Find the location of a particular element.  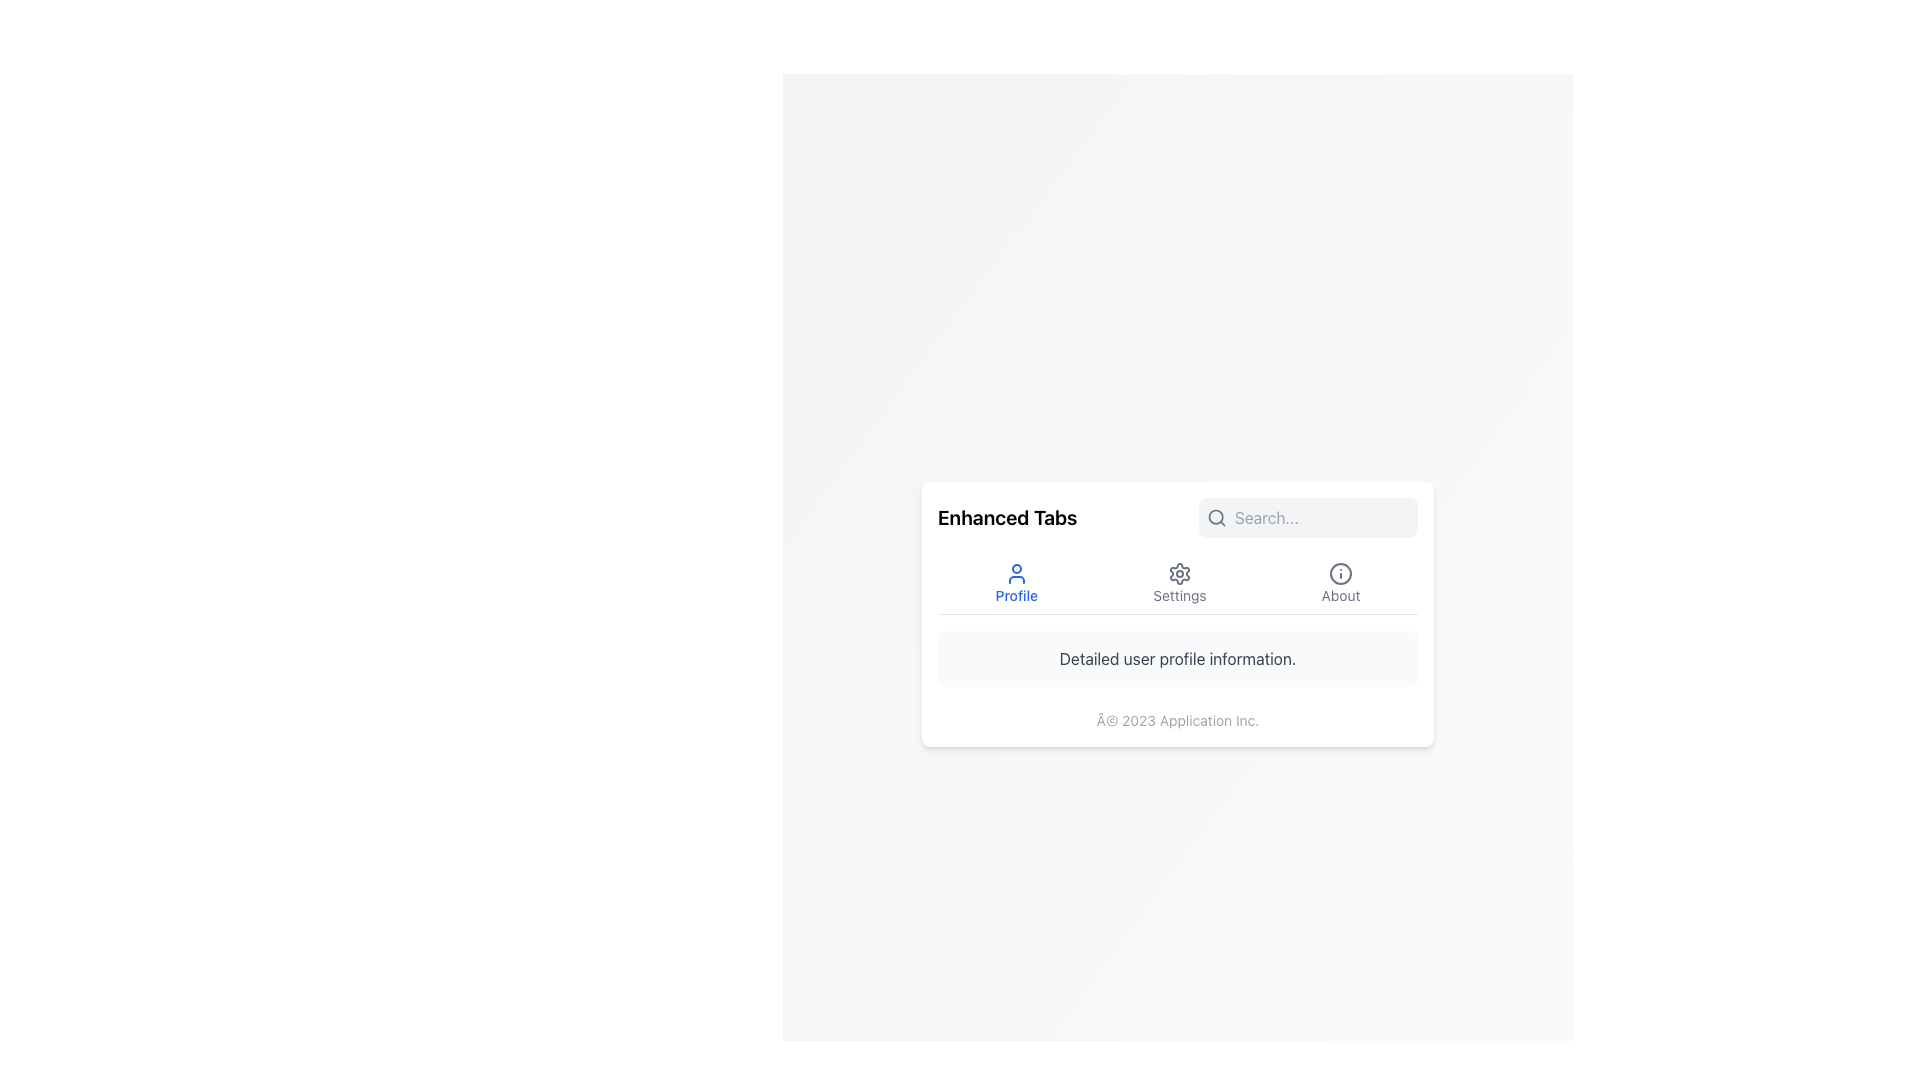

the round information button labeled 'About' is located at coordinates (1341, 583).